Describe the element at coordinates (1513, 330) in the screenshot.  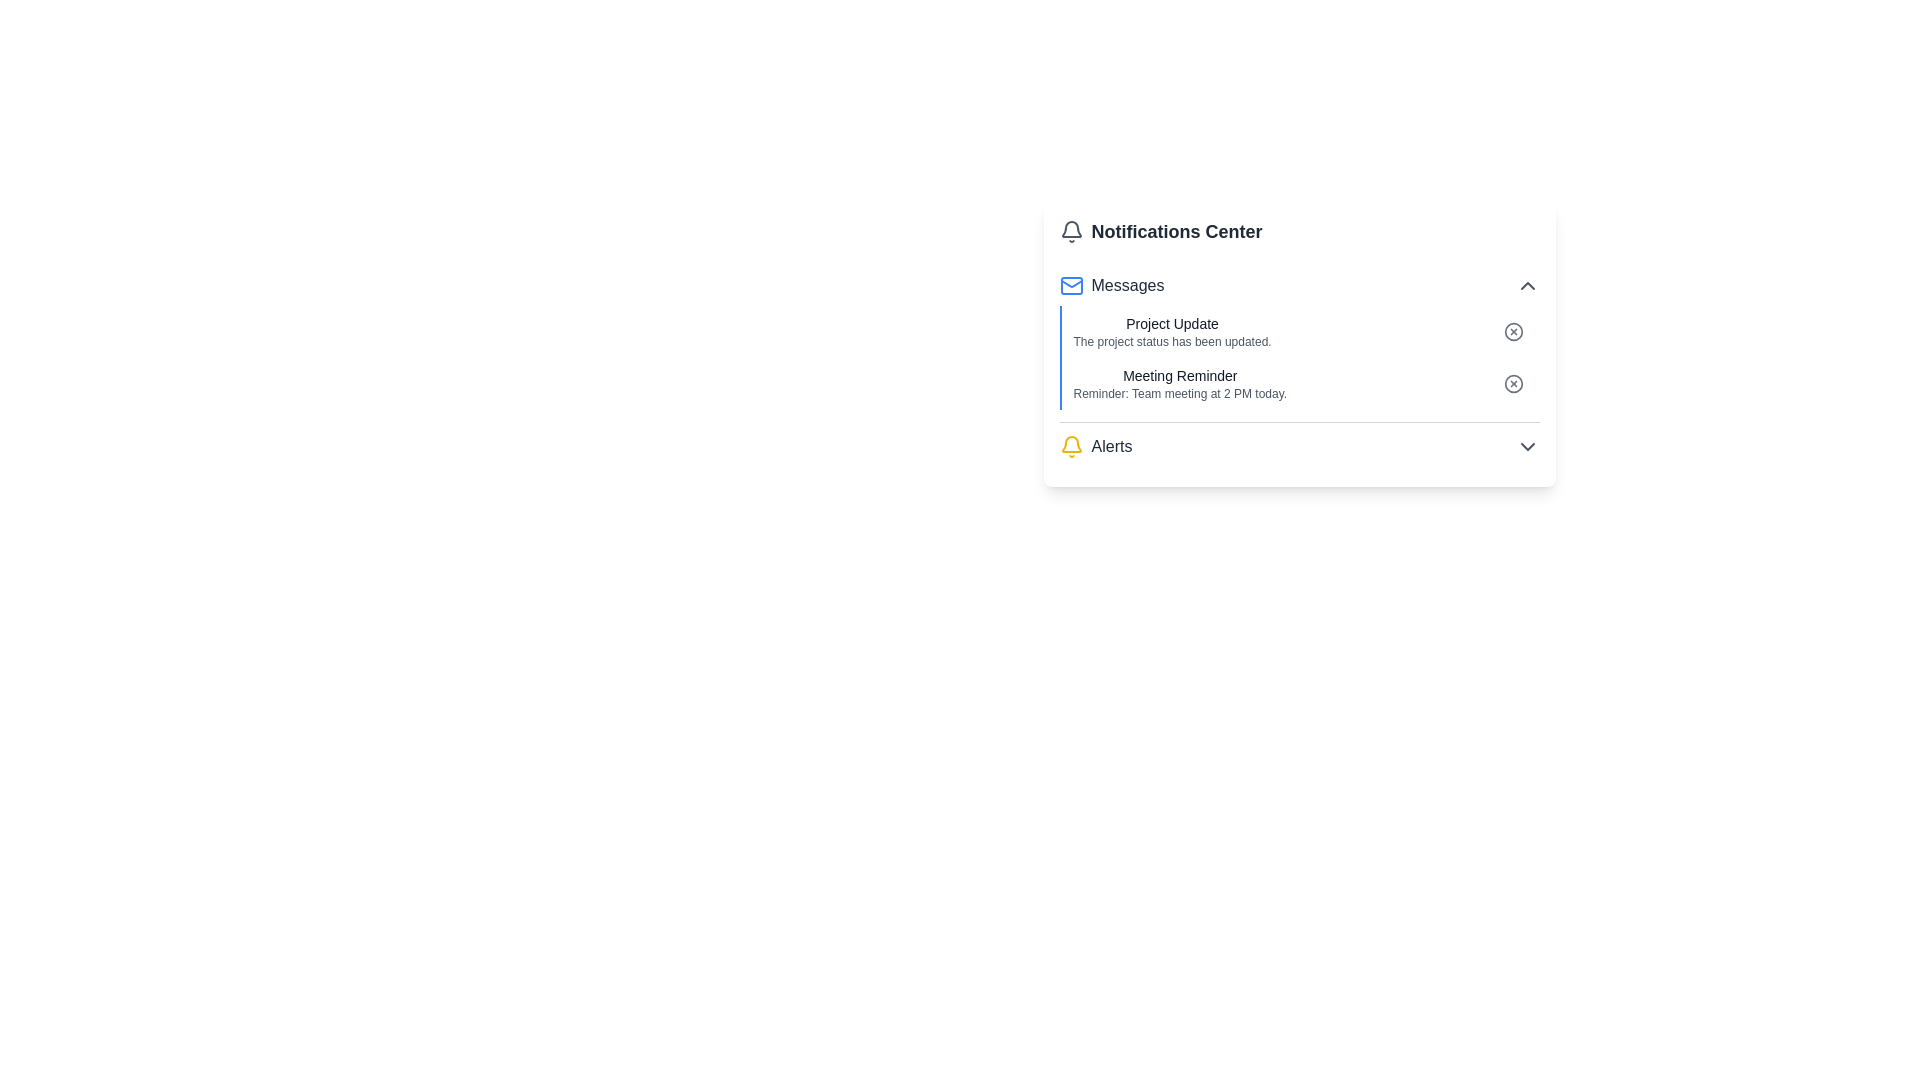
I see `the dismiss button located on the right side of the 'Project Update' notification in the 'Notifications Center'` at that location.